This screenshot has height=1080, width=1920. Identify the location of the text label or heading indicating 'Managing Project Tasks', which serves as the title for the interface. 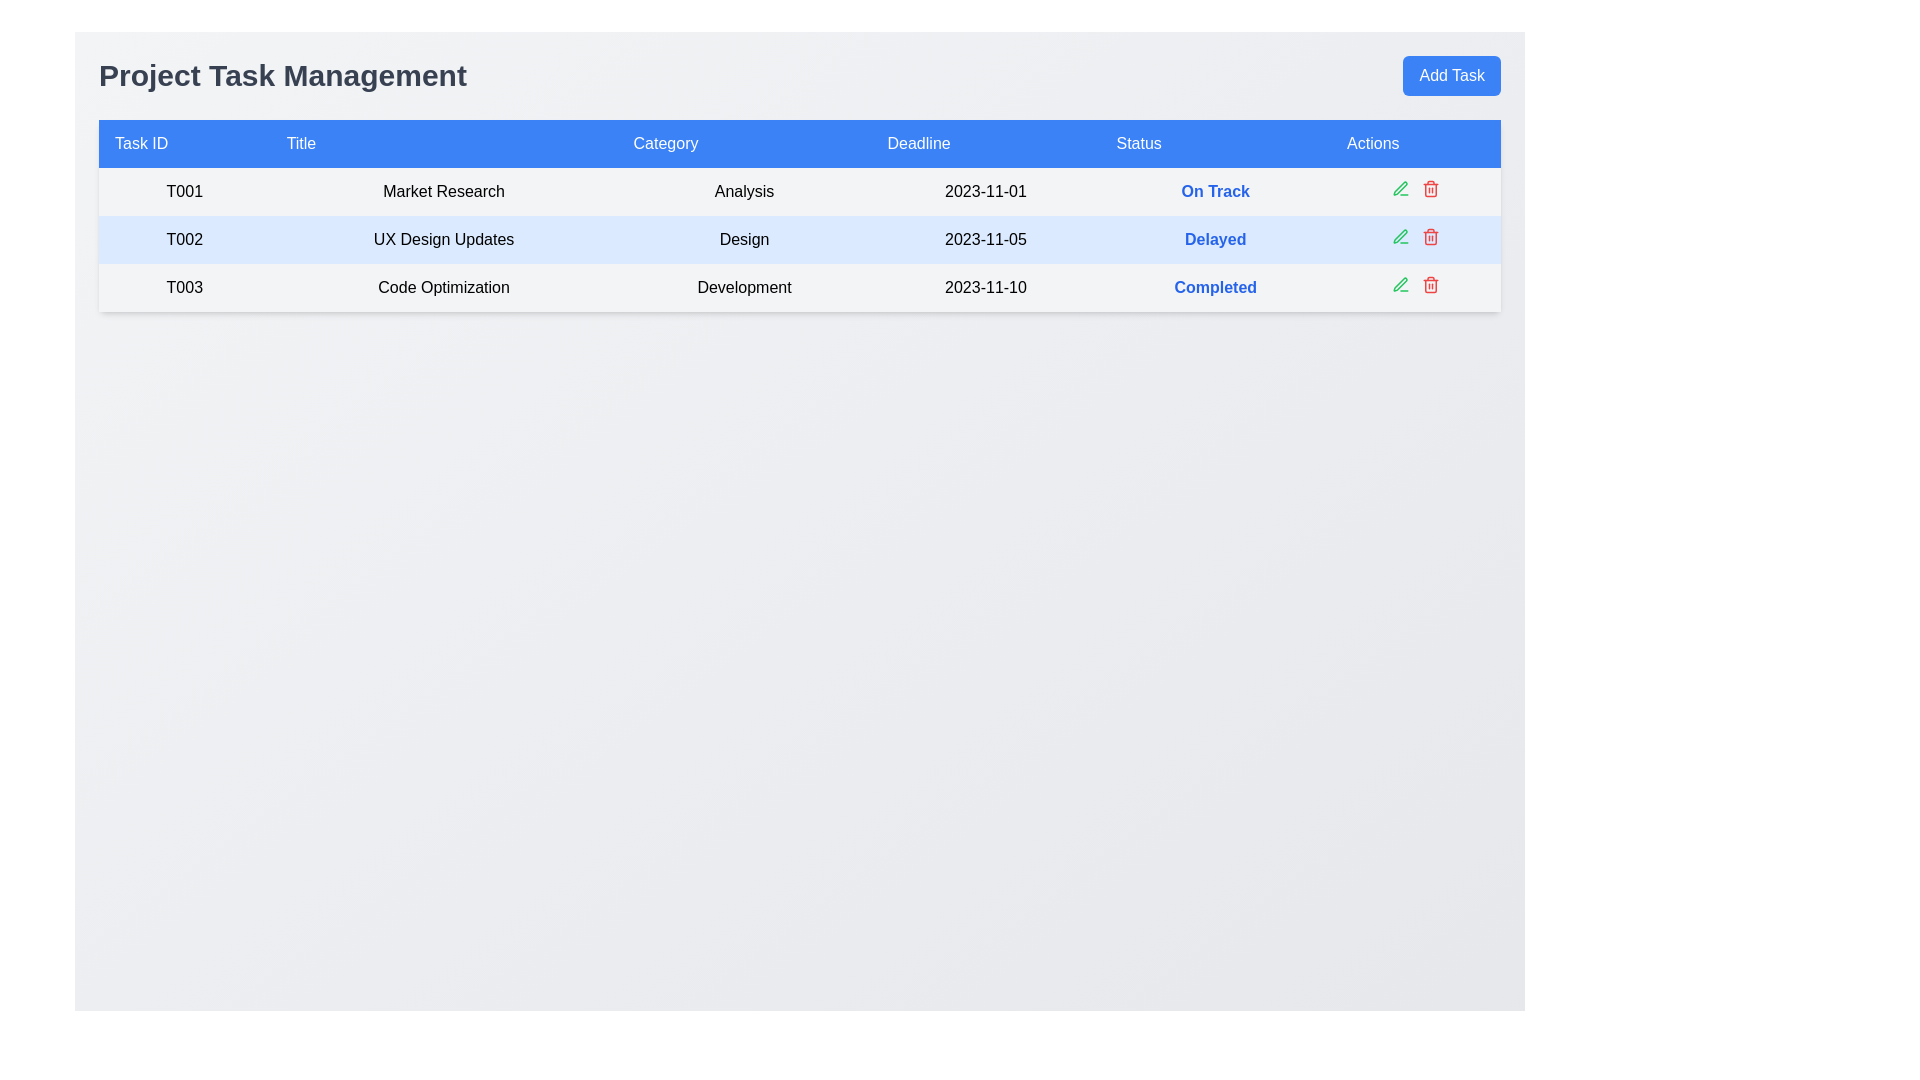
(282, 75).